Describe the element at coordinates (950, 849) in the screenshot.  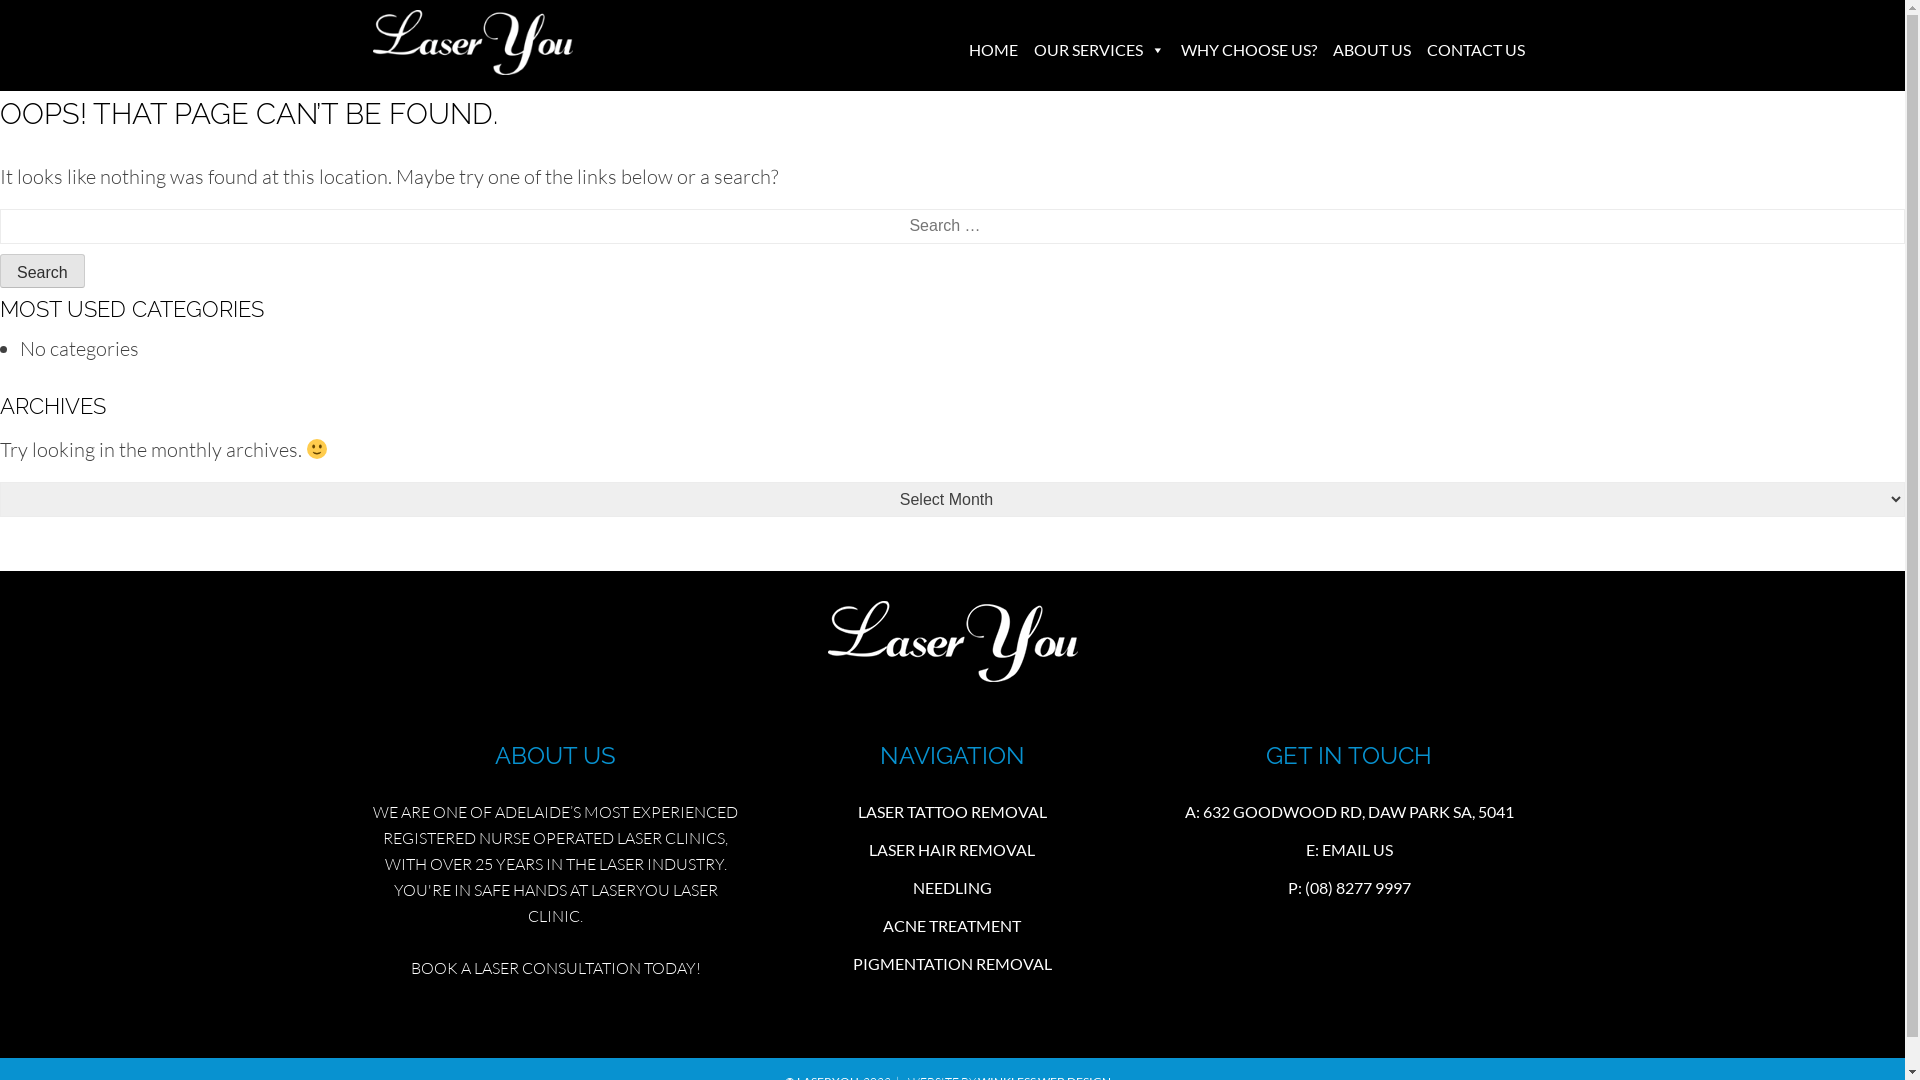
I see `'LASER HAIR REMOVAL'` at that location.